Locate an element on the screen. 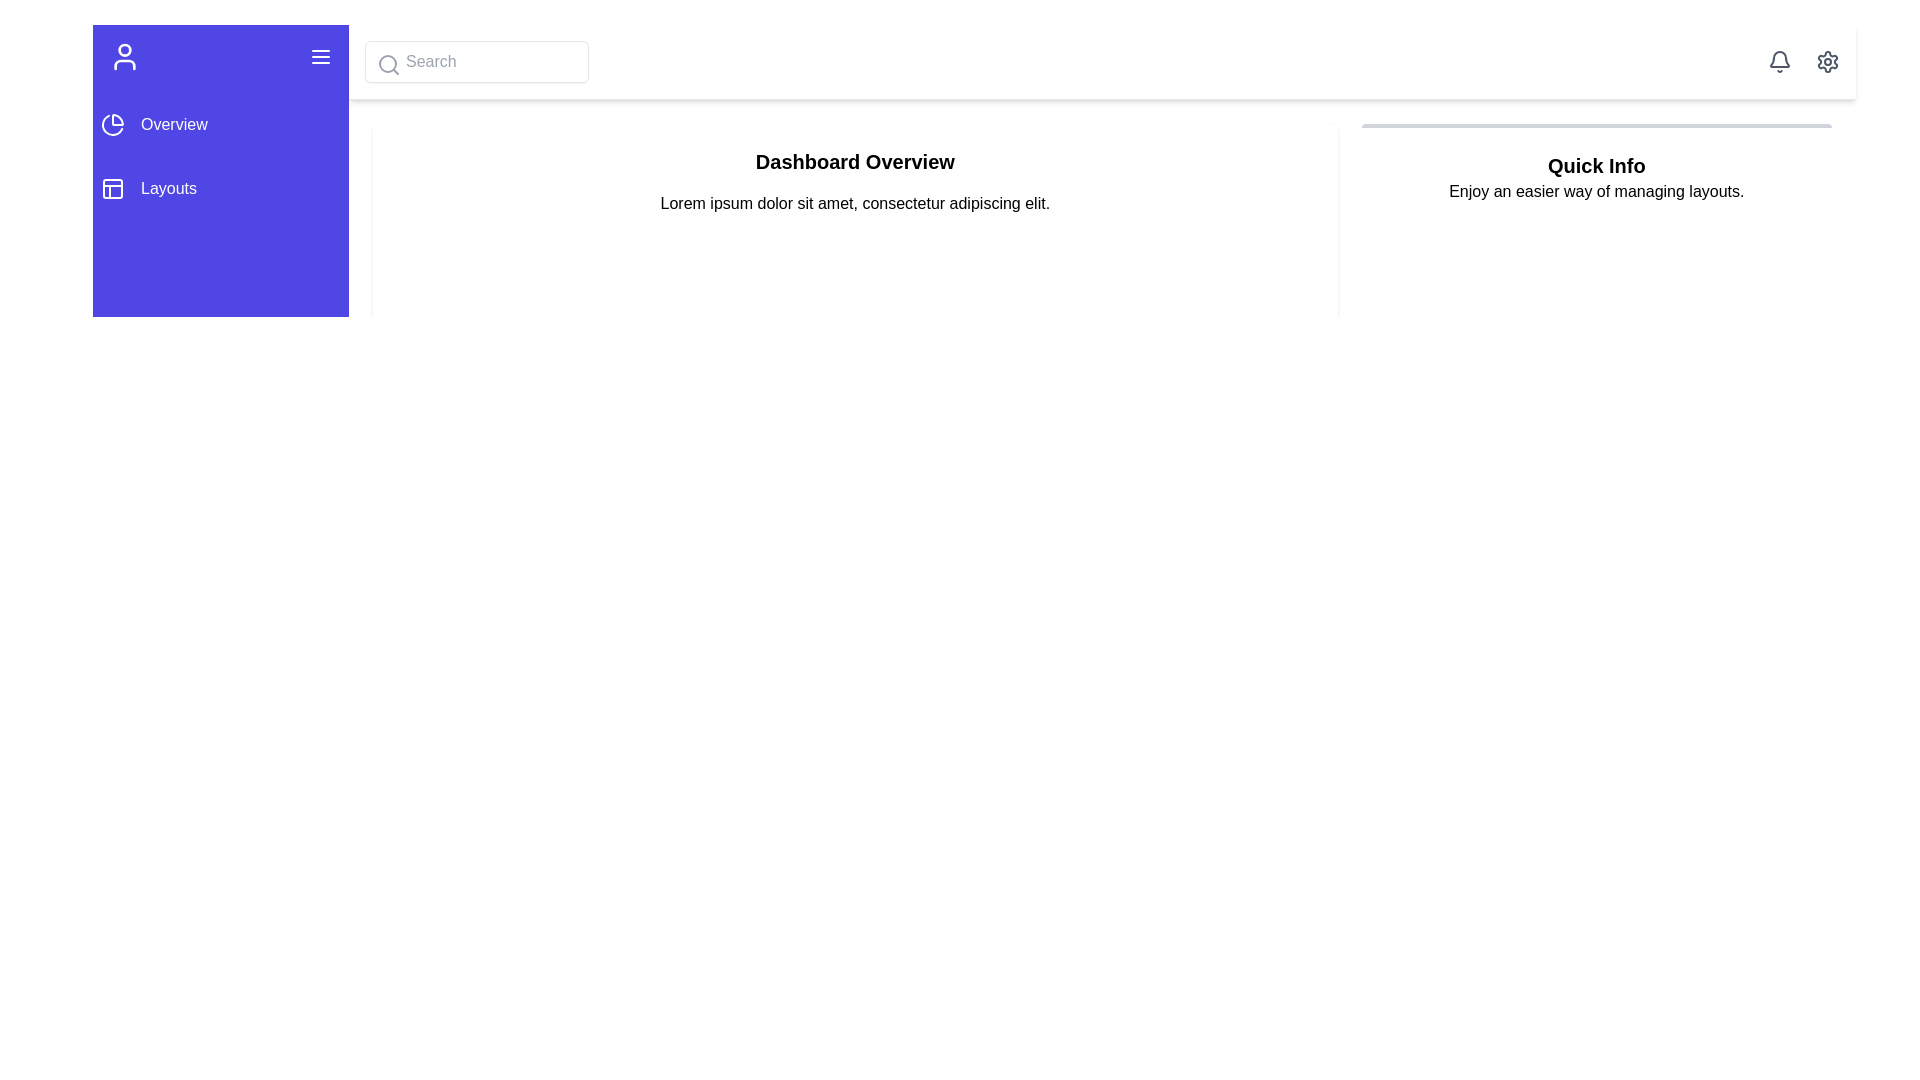  the graphical indicator, which is a circular shape located within the user profile icon in the left sidebar, representing the head of a user figure is located at coordinates (123, 49).